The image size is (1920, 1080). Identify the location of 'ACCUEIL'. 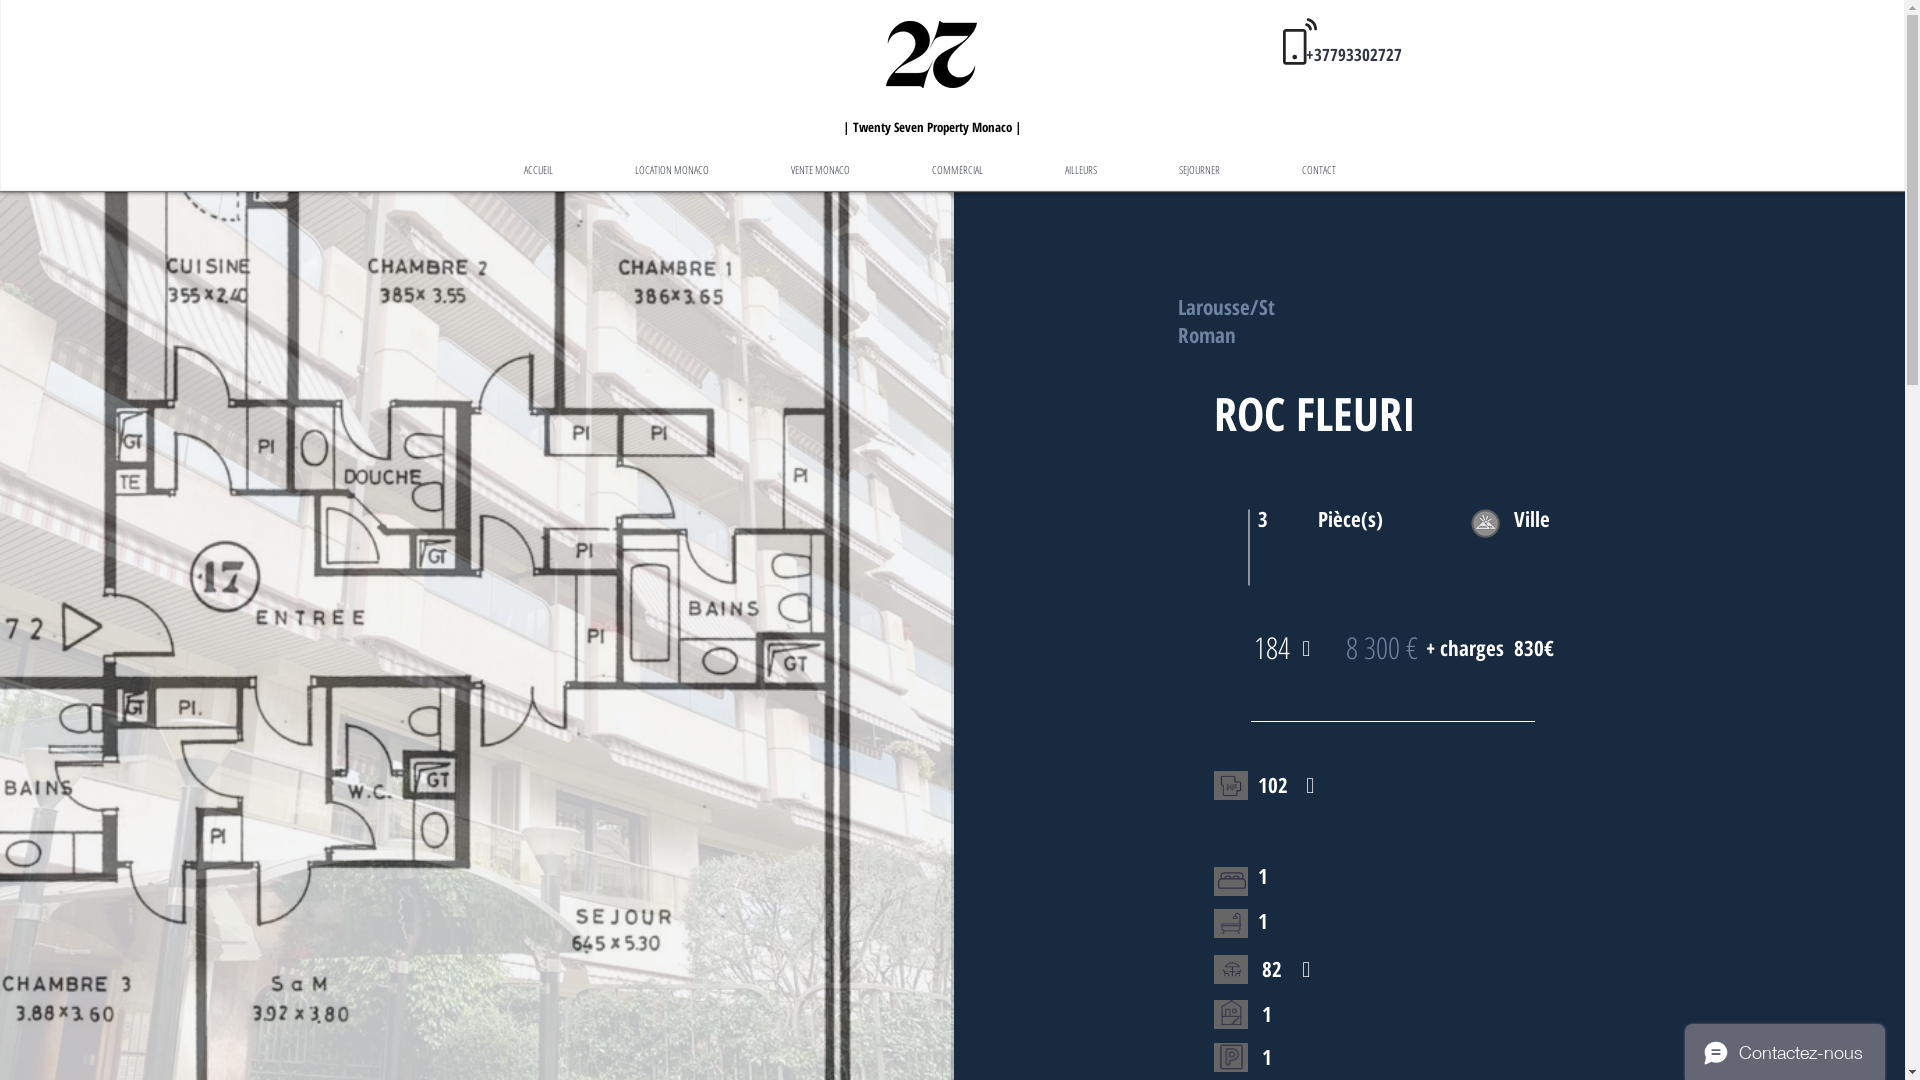
(537, 168).